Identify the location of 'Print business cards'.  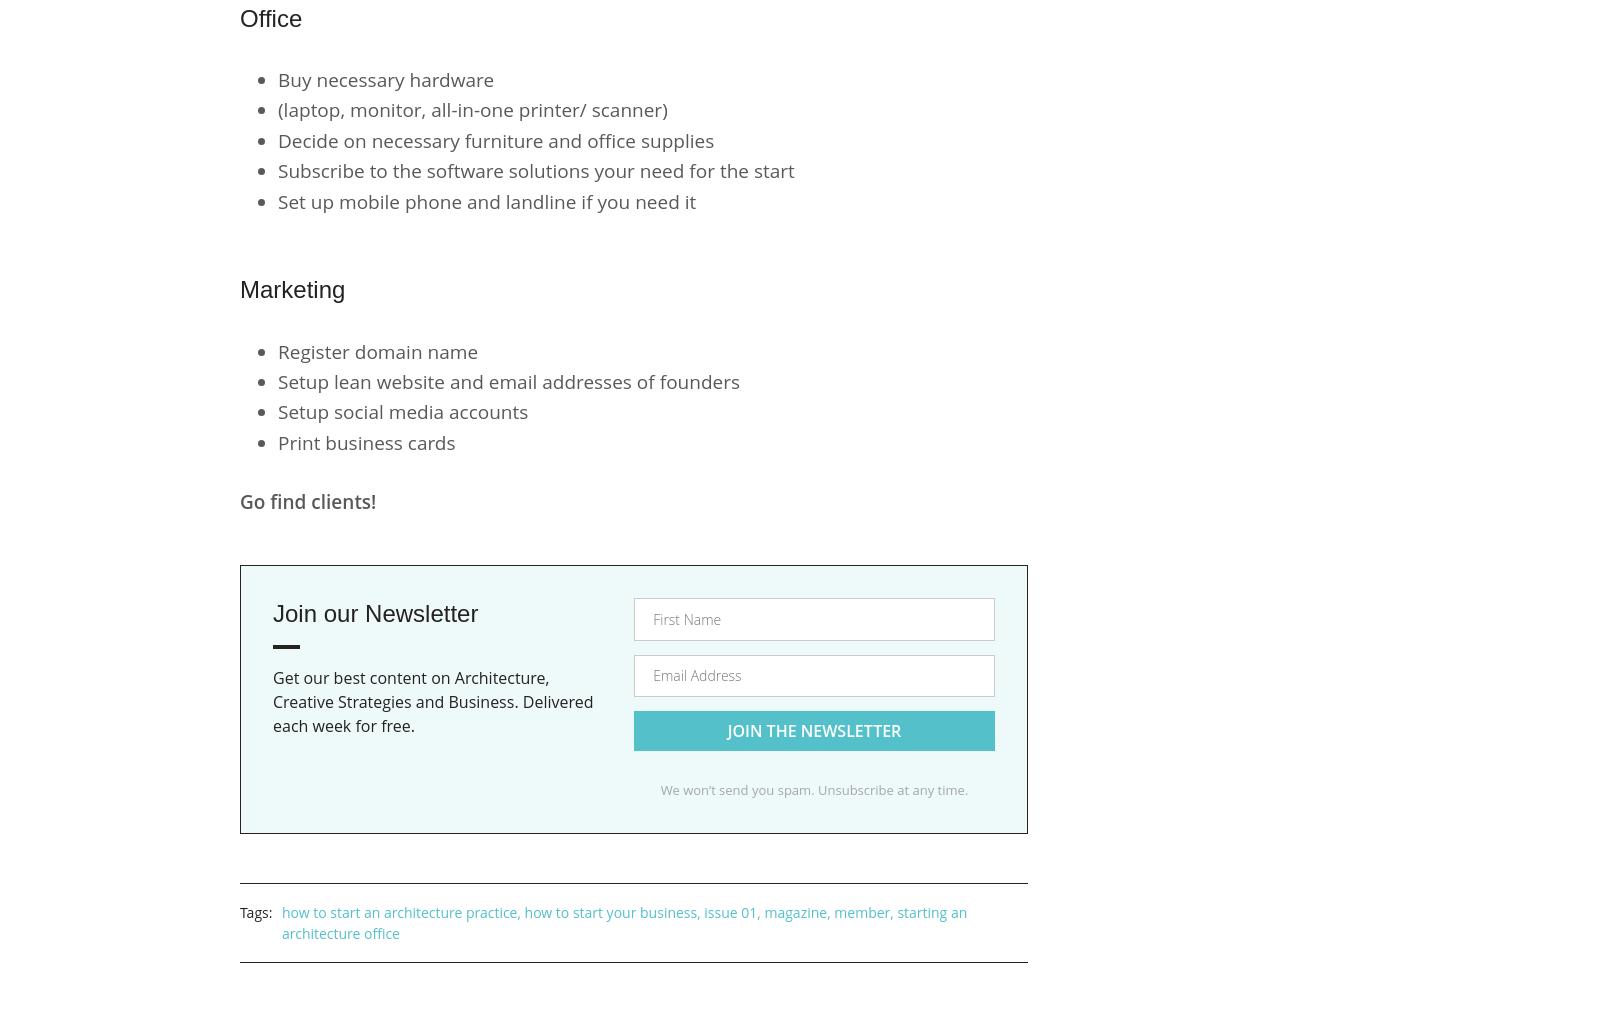
(366, 442).